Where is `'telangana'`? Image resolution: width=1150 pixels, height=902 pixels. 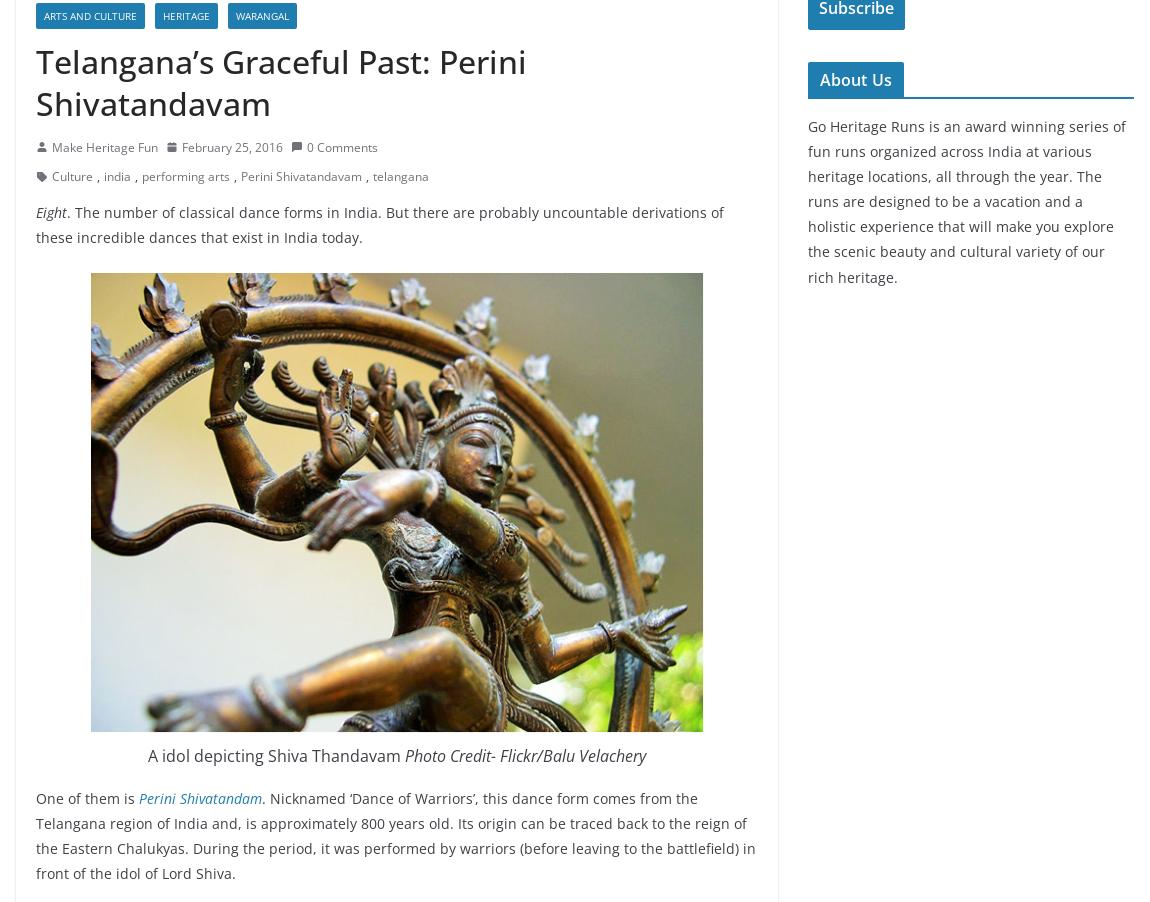
'telangana' is located at coordinates (401, 175).